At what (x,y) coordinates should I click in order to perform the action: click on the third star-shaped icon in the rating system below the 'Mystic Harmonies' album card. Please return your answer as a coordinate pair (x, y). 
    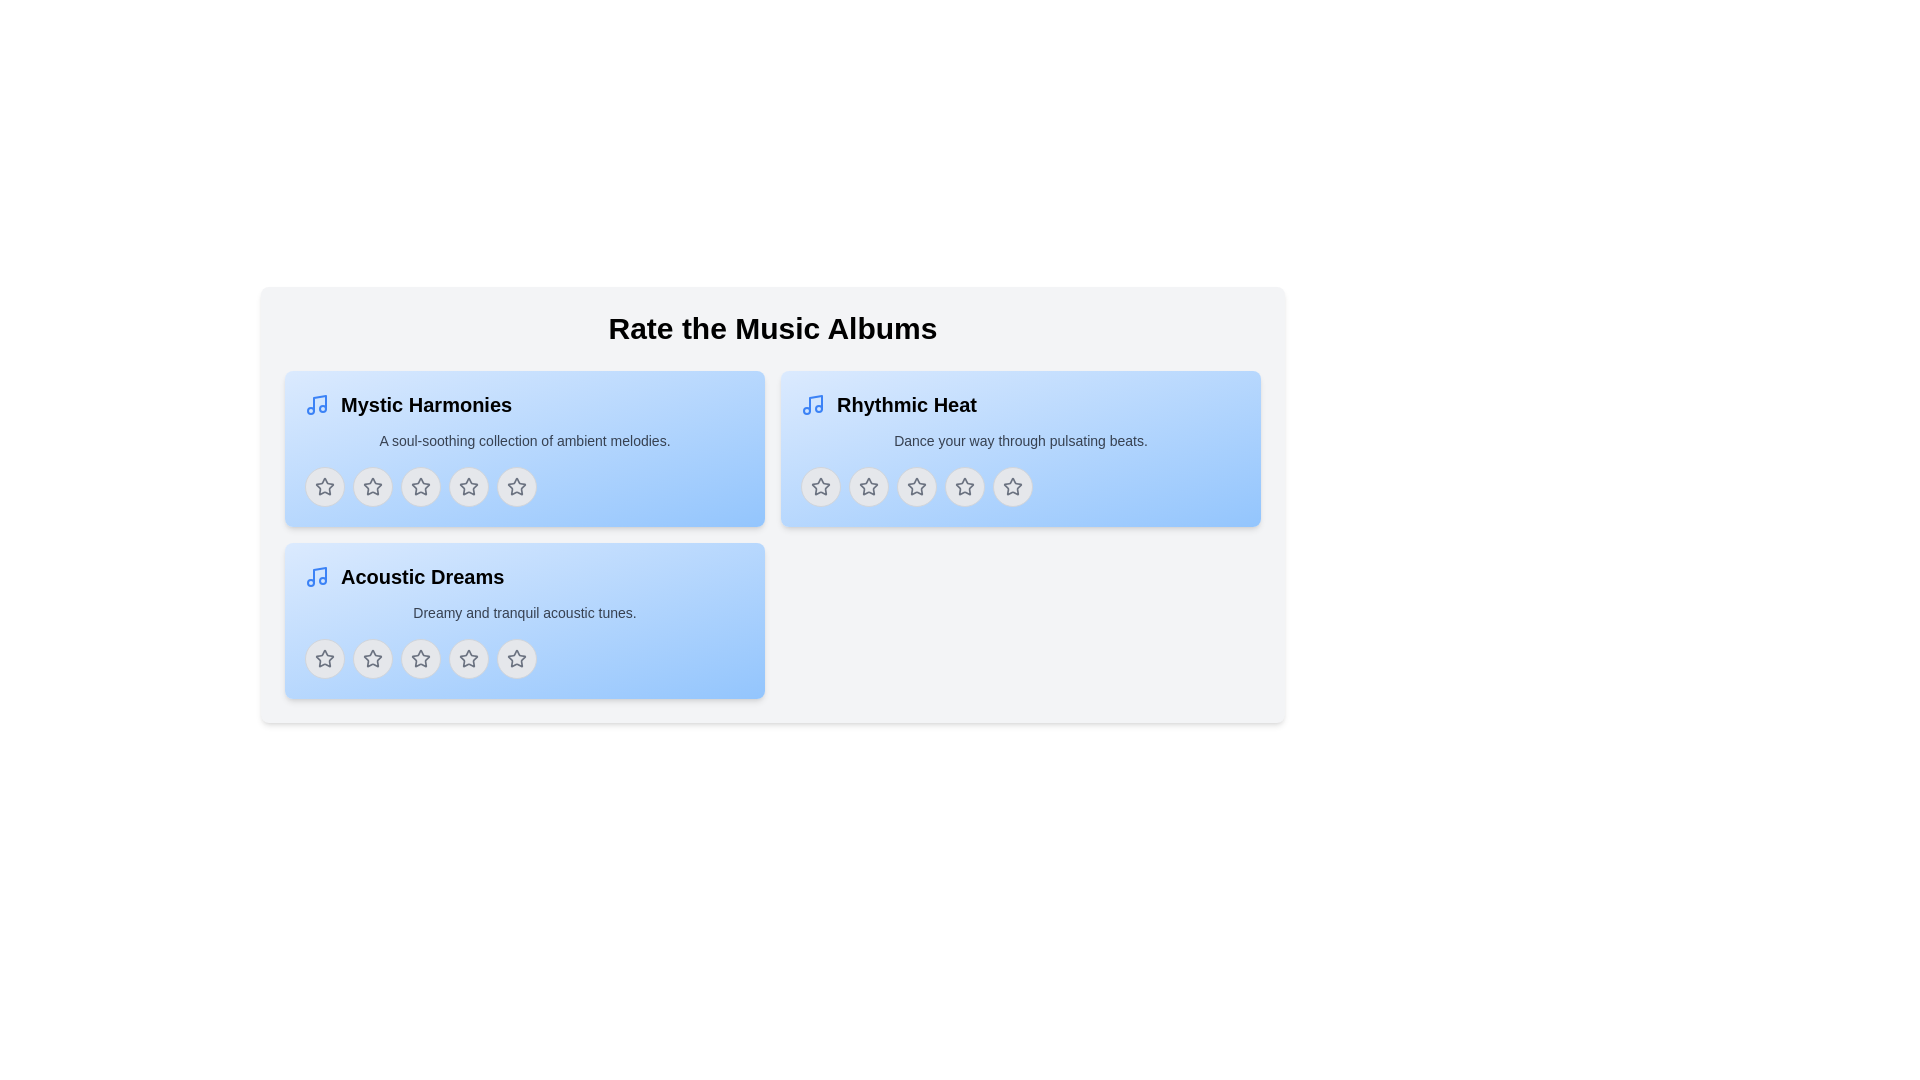
    Looking at the image, I should click on (420, 486).